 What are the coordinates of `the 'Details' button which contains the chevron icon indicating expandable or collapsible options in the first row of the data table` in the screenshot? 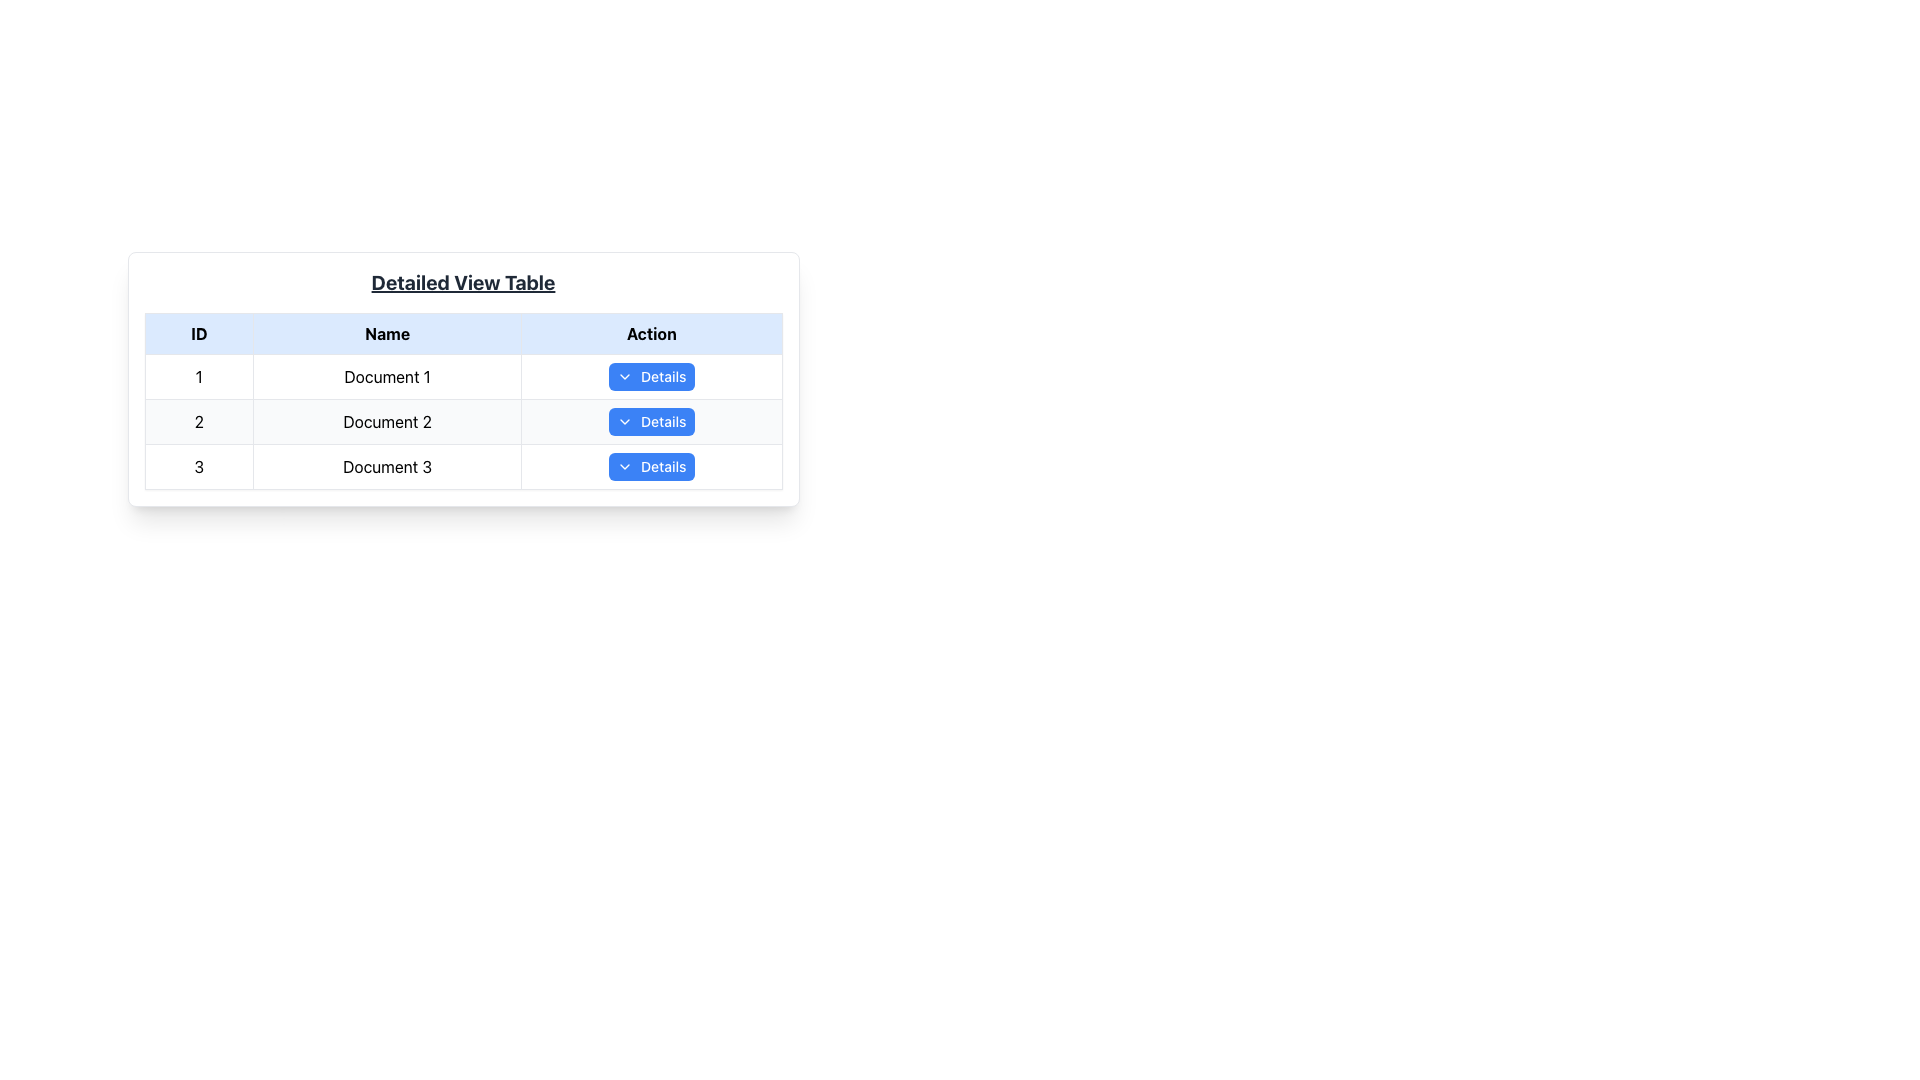 It's located at (623, 377).